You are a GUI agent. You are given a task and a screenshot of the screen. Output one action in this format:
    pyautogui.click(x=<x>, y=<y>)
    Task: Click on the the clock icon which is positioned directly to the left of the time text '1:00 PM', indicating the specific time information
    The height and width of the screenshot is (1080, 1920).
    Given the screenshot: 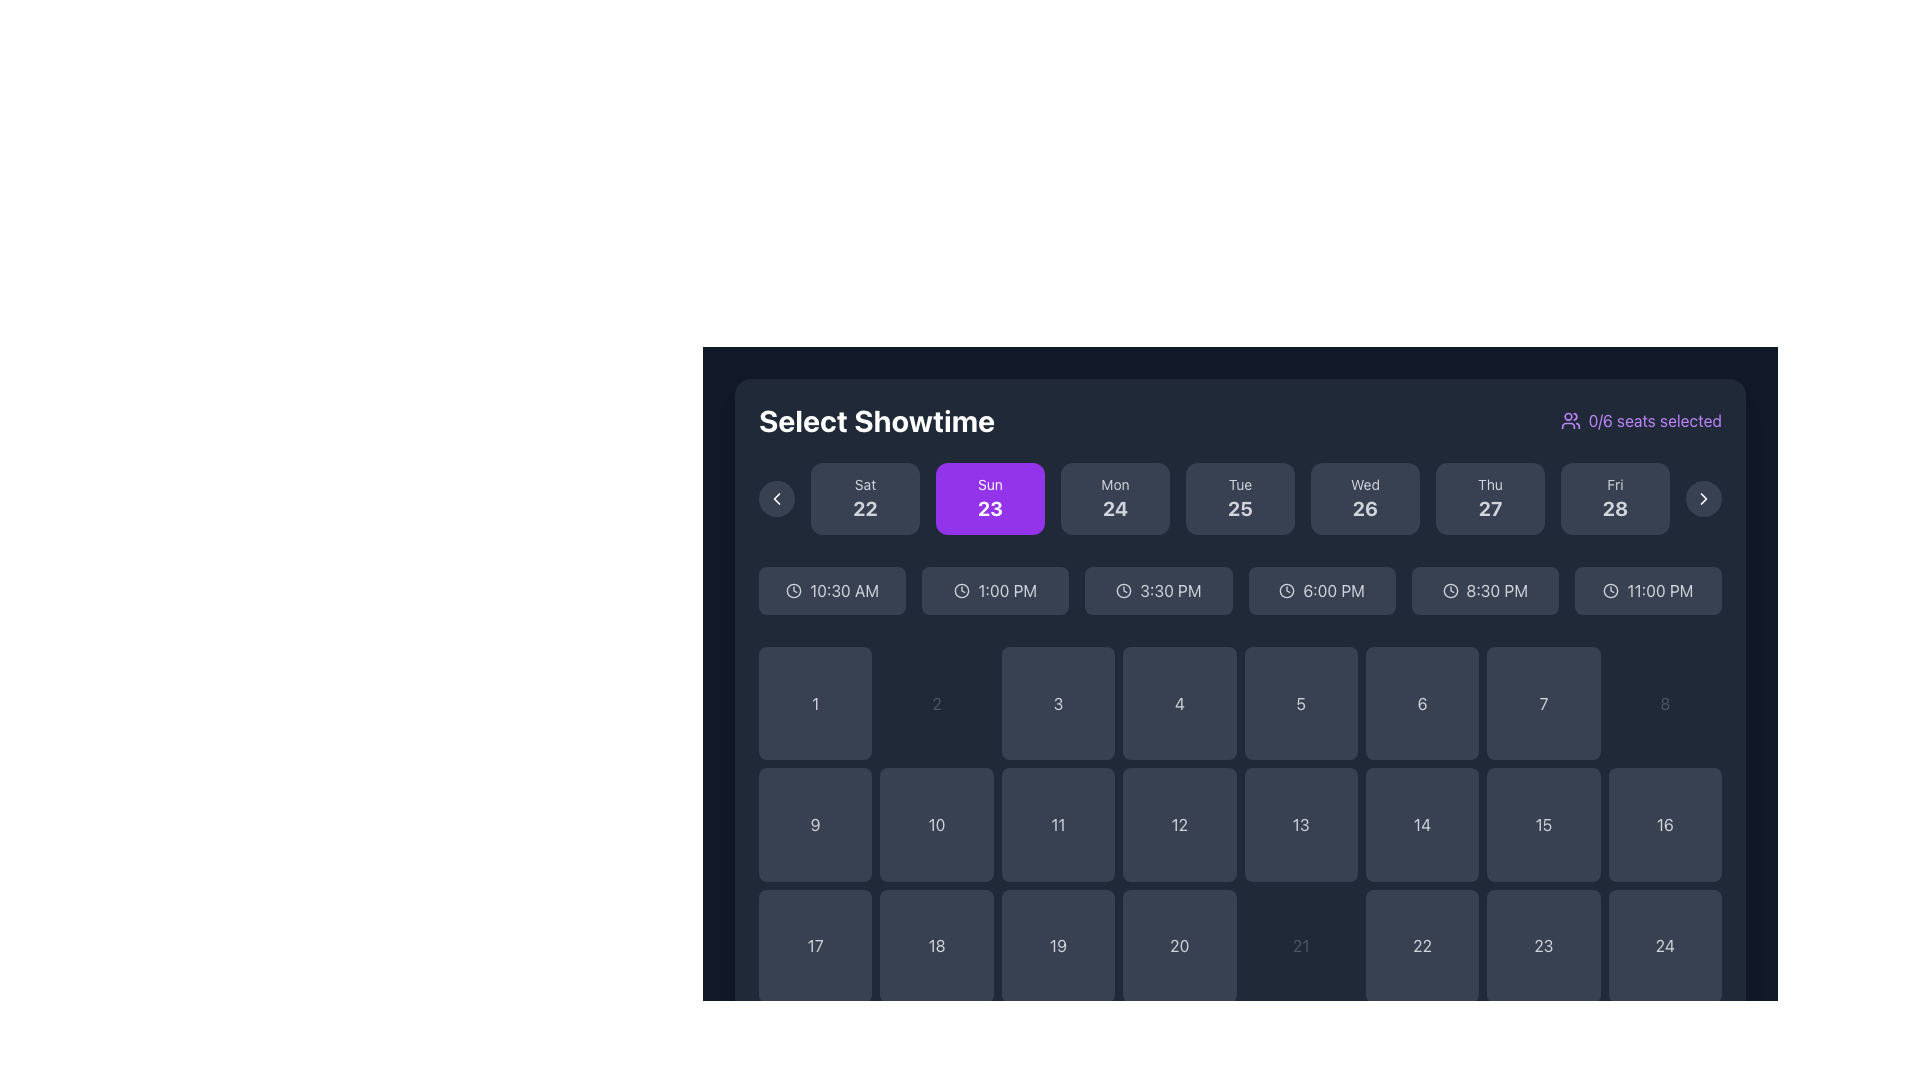 What is the action you would take?
    pyautogui.click(x=962, y=589)
    